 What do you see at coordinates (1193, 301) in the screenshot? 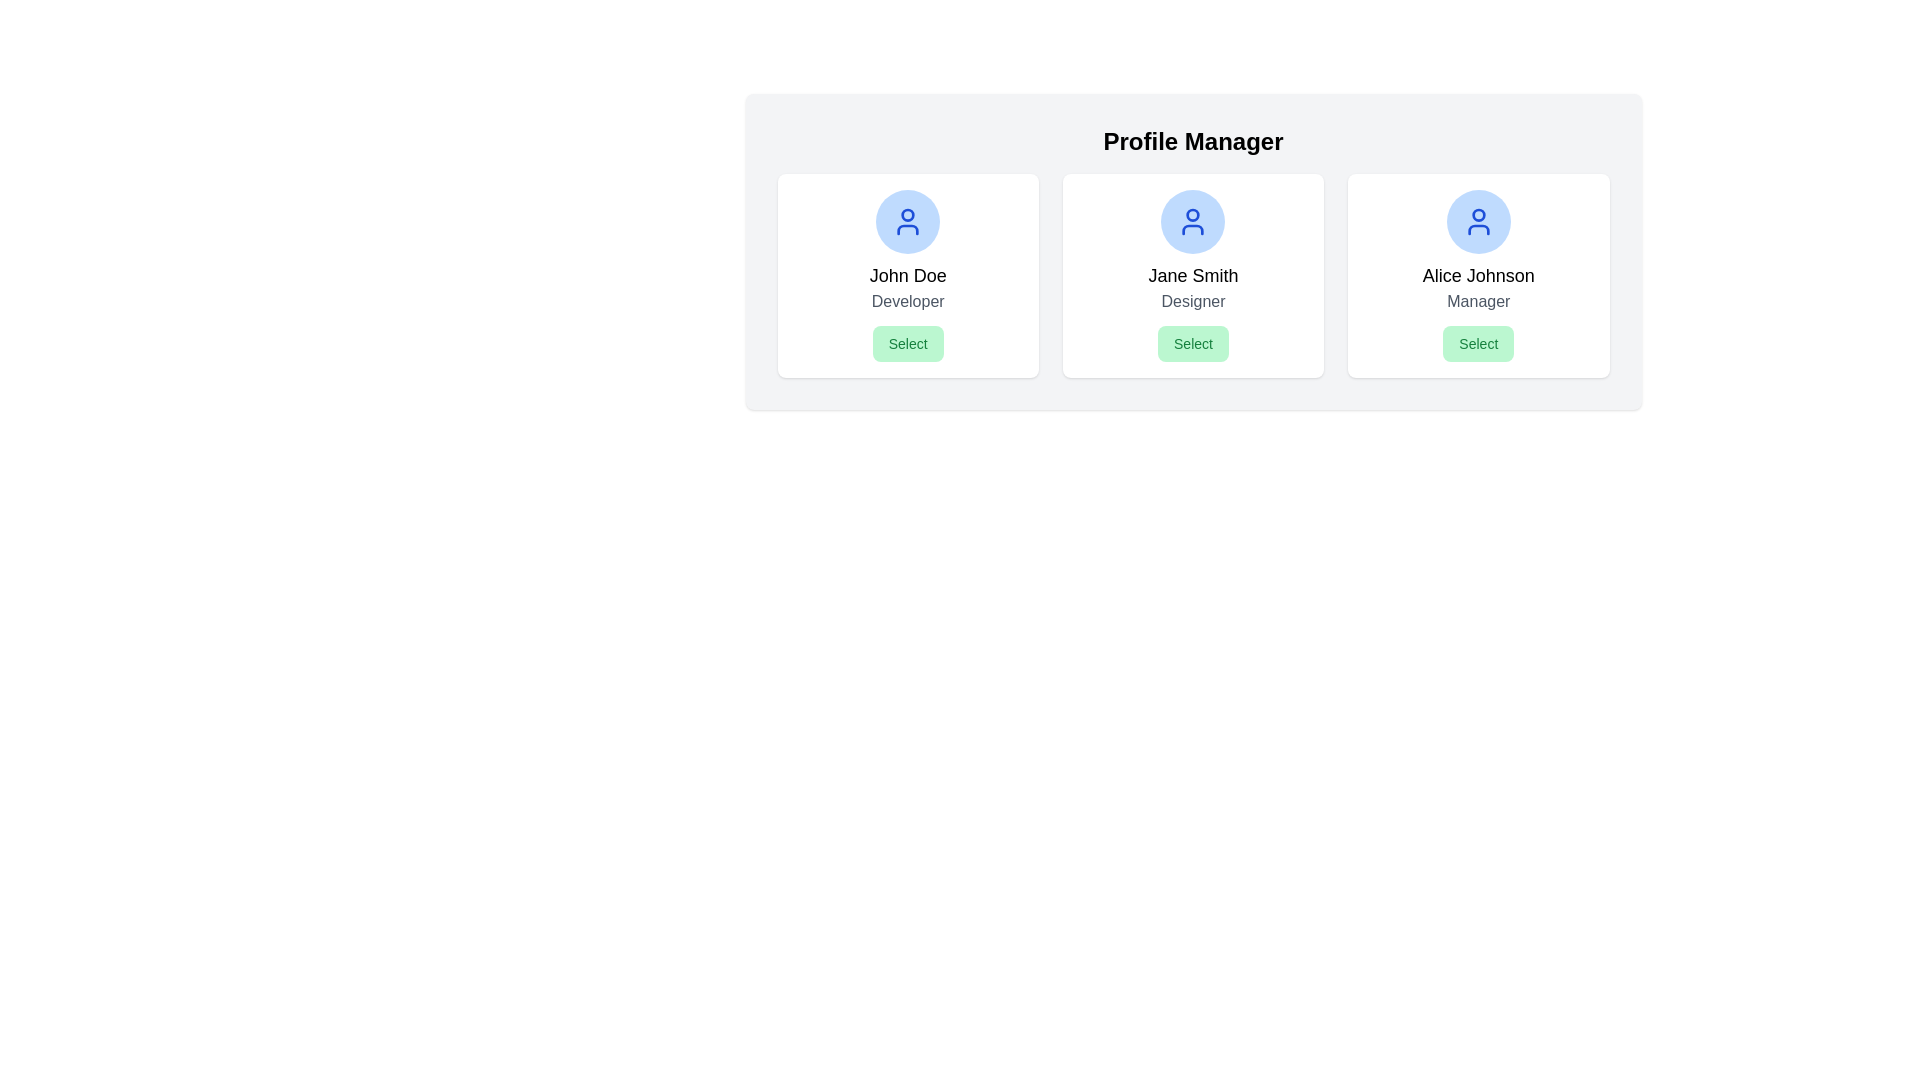
I see `the 'Designer' text label, which is styled in gray and positioned below 'Jane Smith' in the profile card` at bounding box center [1193, 301].